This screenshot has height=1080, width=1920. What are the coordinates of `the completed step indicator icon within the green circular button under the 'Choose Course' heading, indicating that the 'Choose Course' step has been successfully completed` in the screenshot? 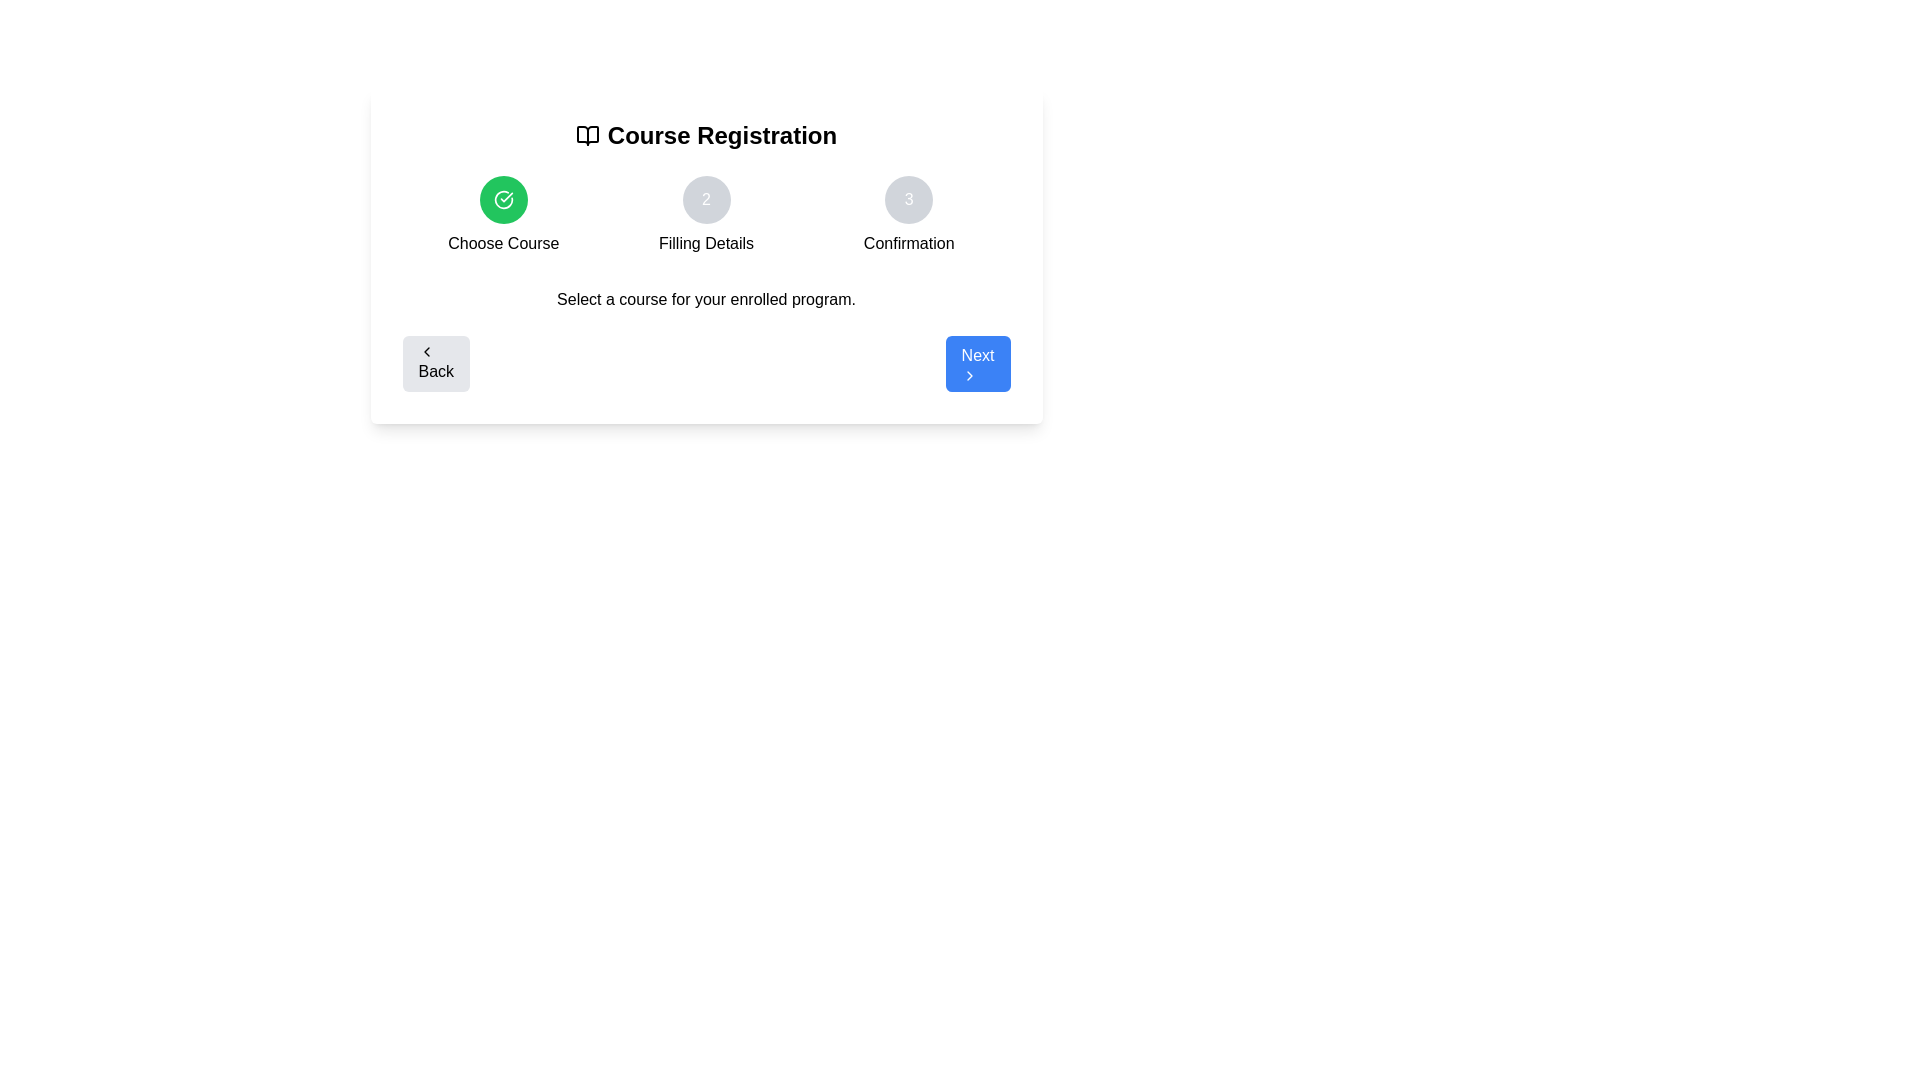 It's located at (503, 200).